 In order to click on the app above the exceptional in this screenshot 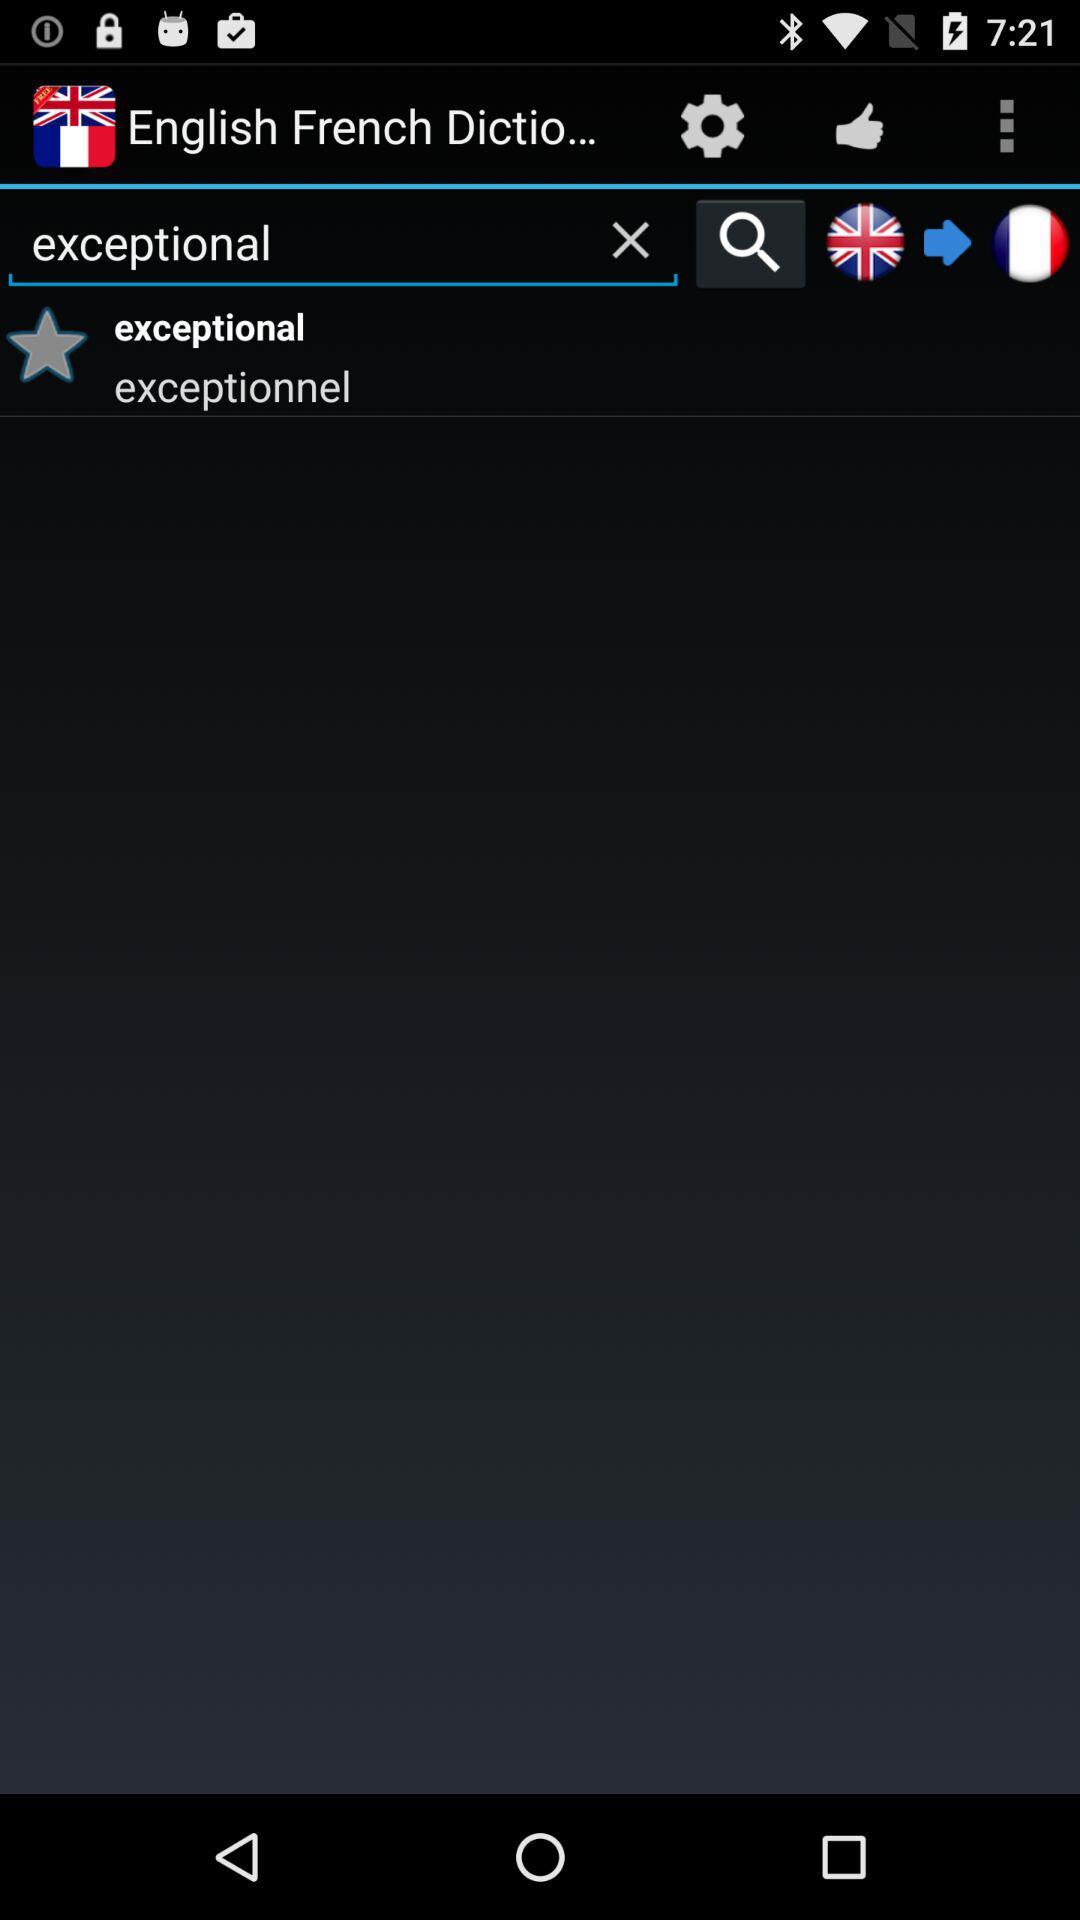, I will do `click(630, 240)`.